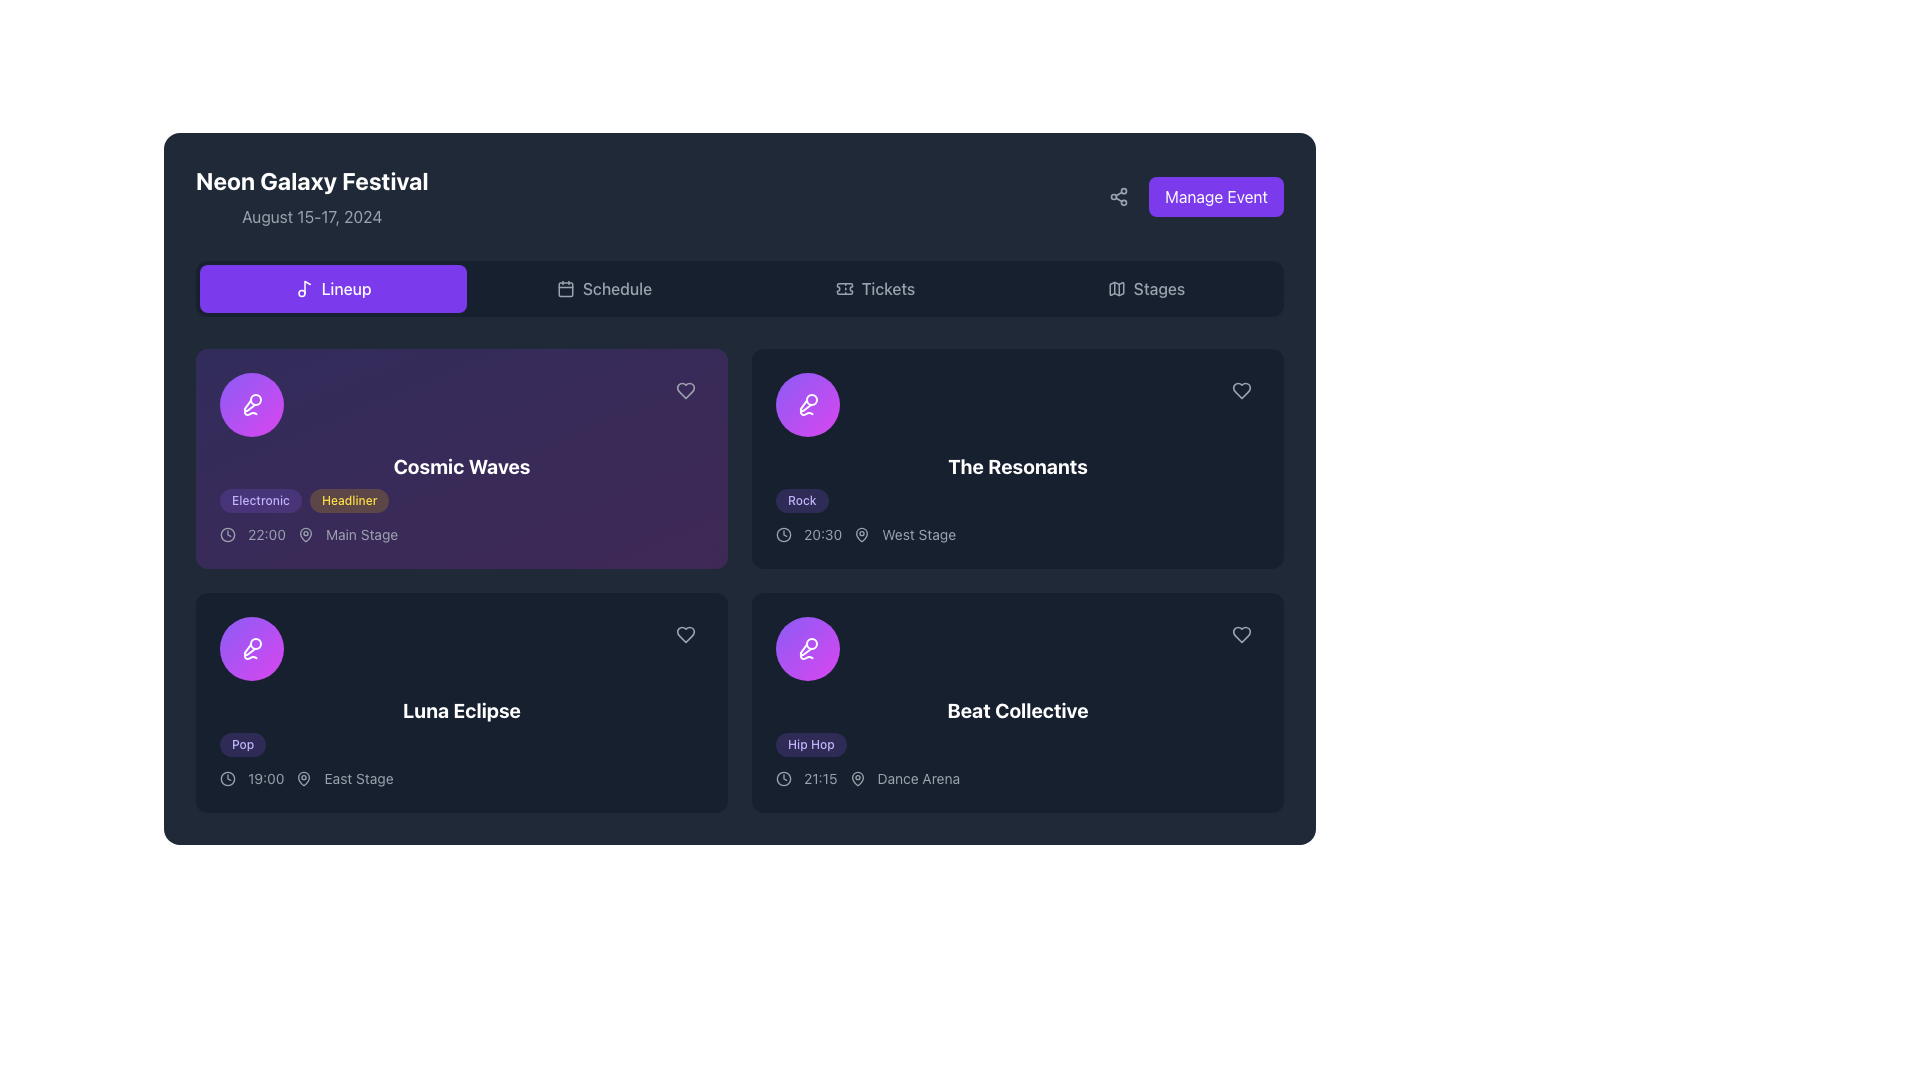 The height and width of the screenshot is (1080, 1920). What do you see at coordinates (1017, 709) in the screenshot?
I see `the title label of the card located at the bottom-right section of the interface, which indicates a featured name or event` at bounding box center [1017, 709].